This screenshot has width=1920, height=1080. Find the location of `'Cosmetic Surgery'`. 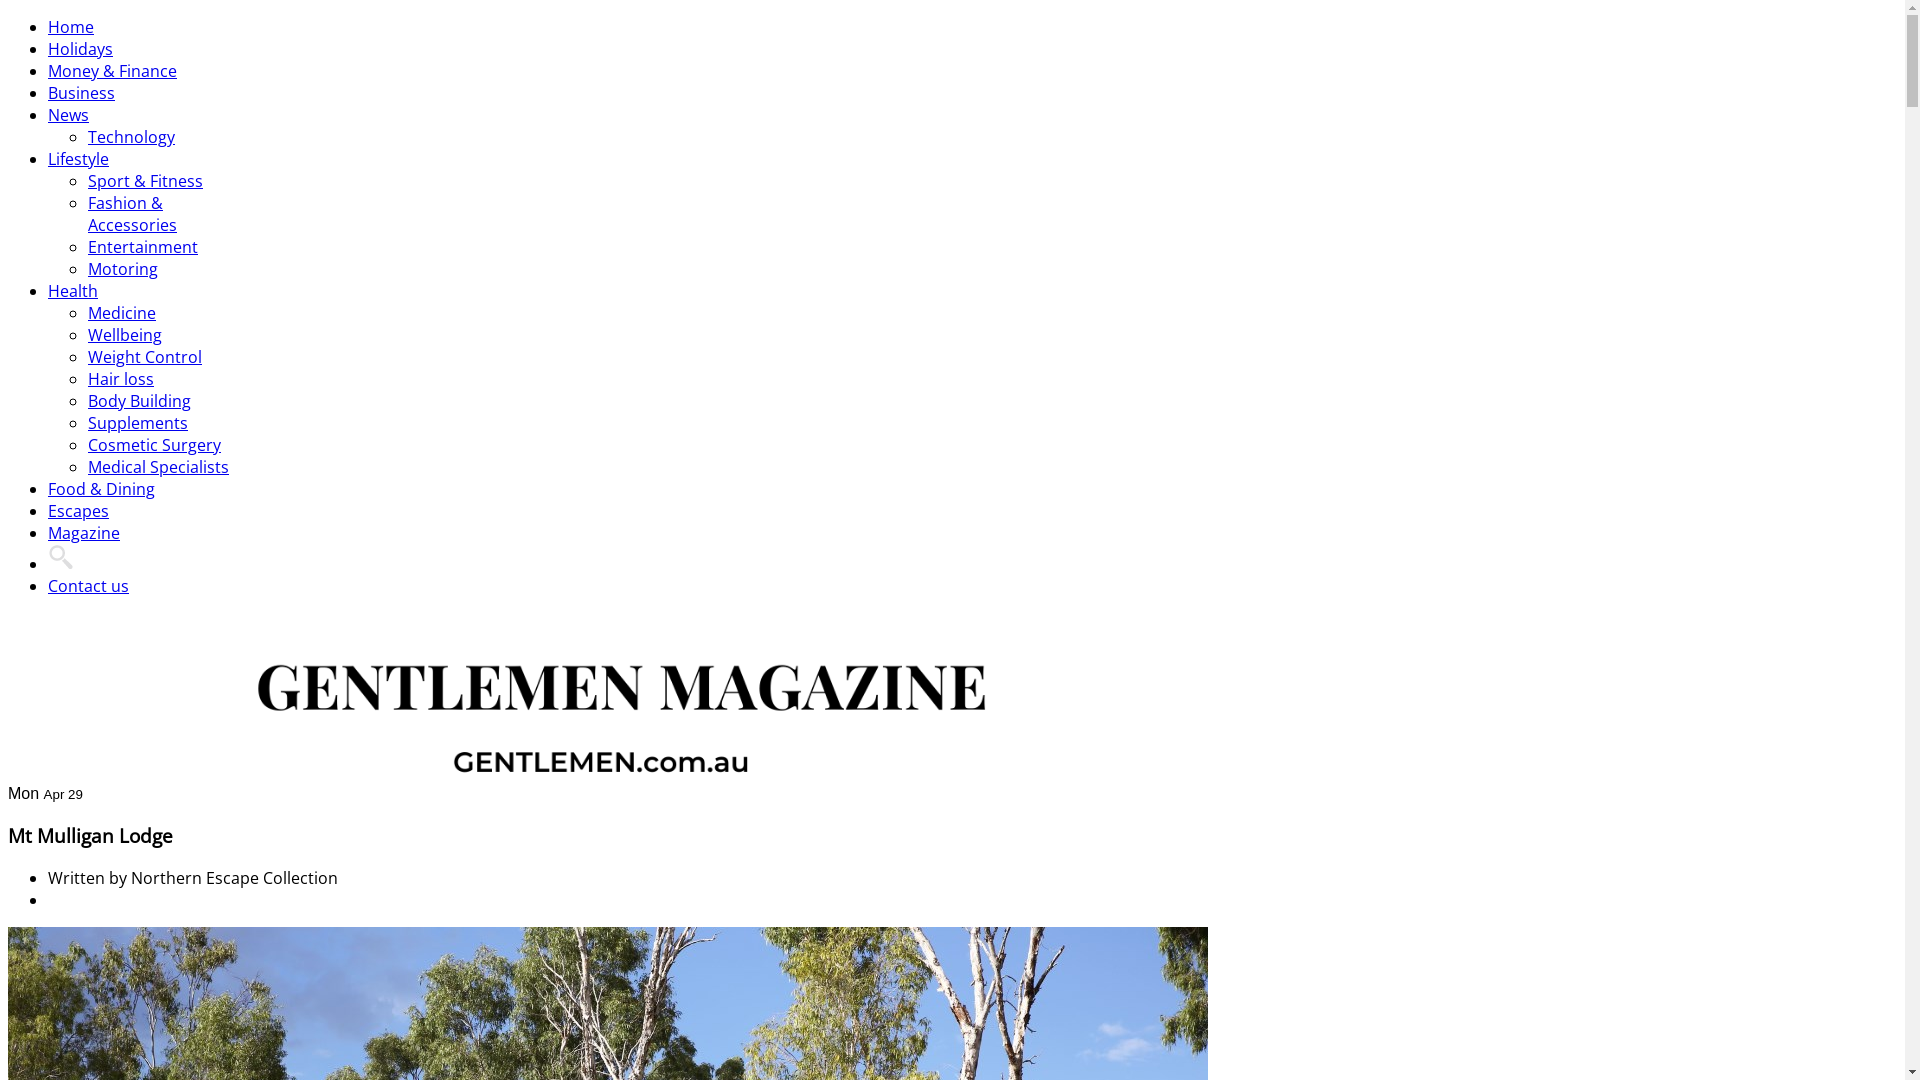

'Cosmetic Surgery' is located at coordinates (153, 443).